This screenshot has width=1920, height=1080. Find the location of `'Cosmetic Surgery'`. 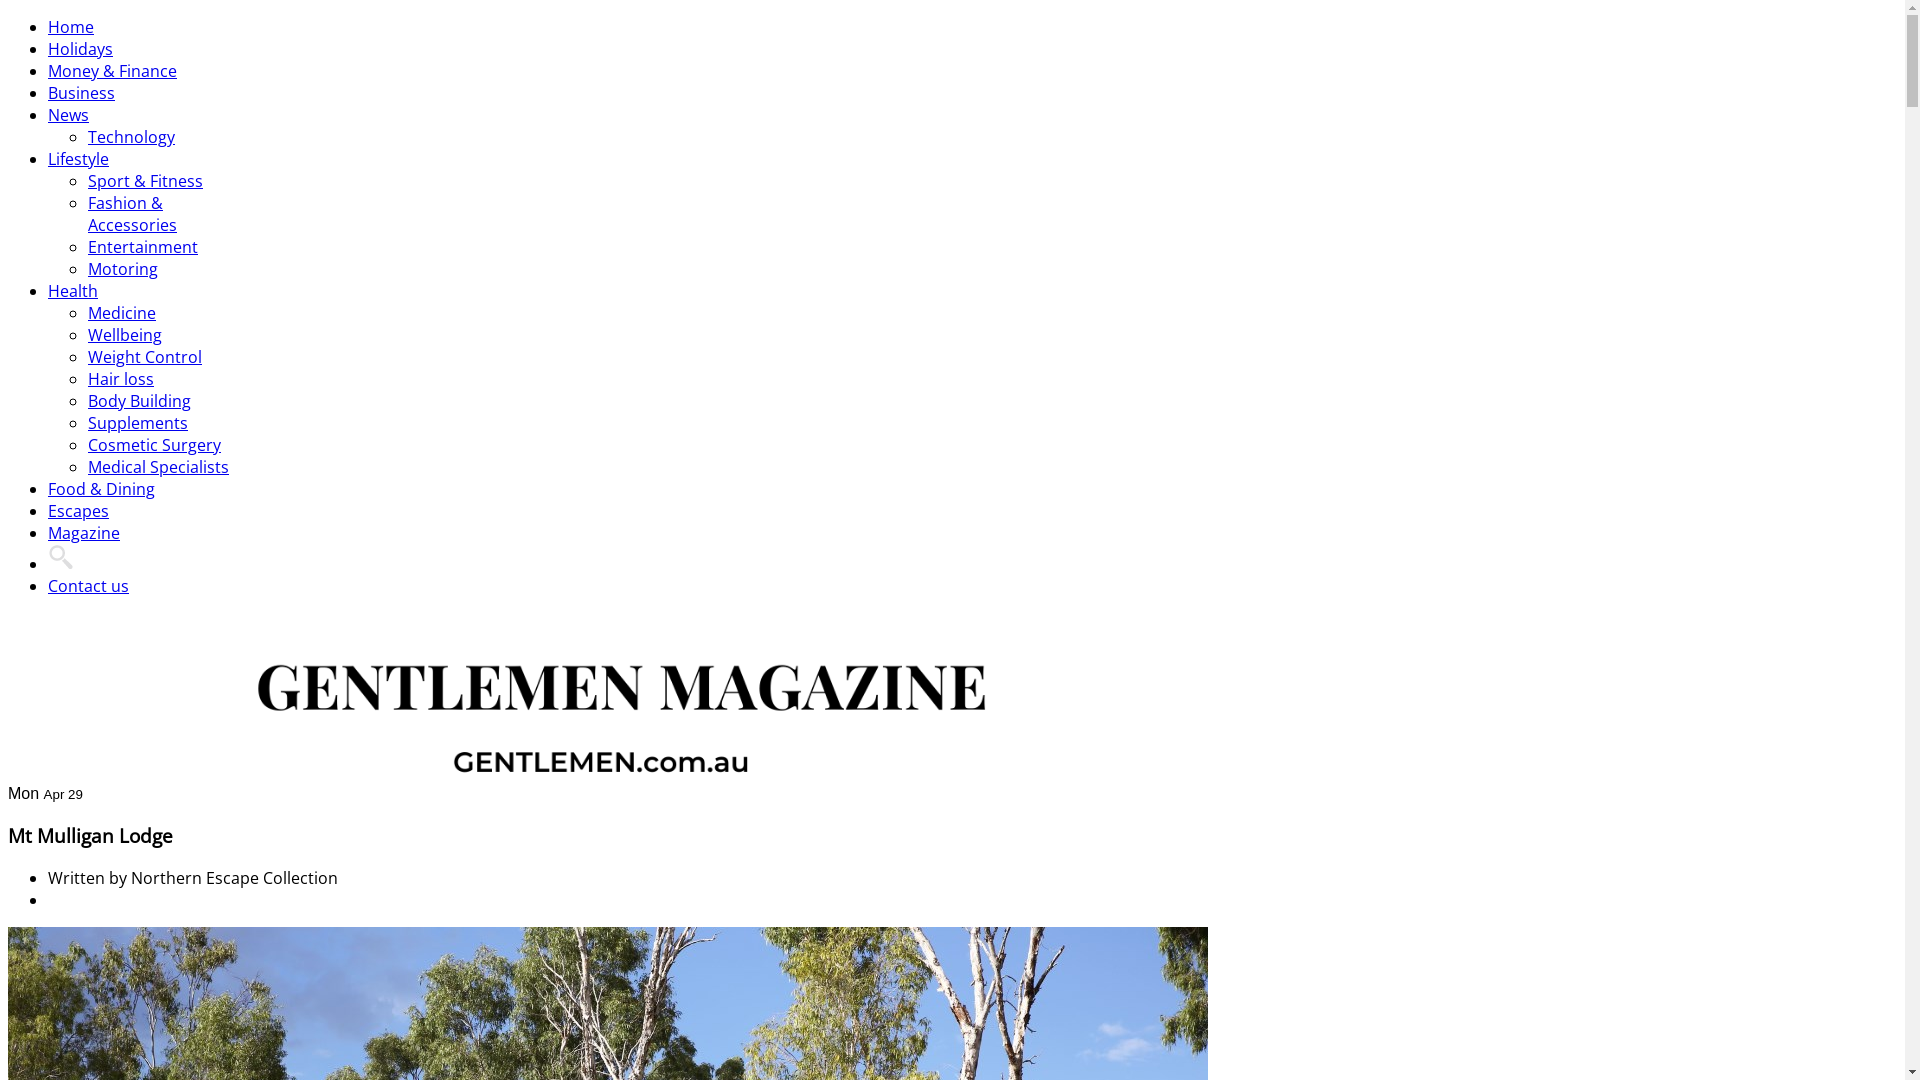

'Cosmetic Surgery' is located at coordinates (153, 443).